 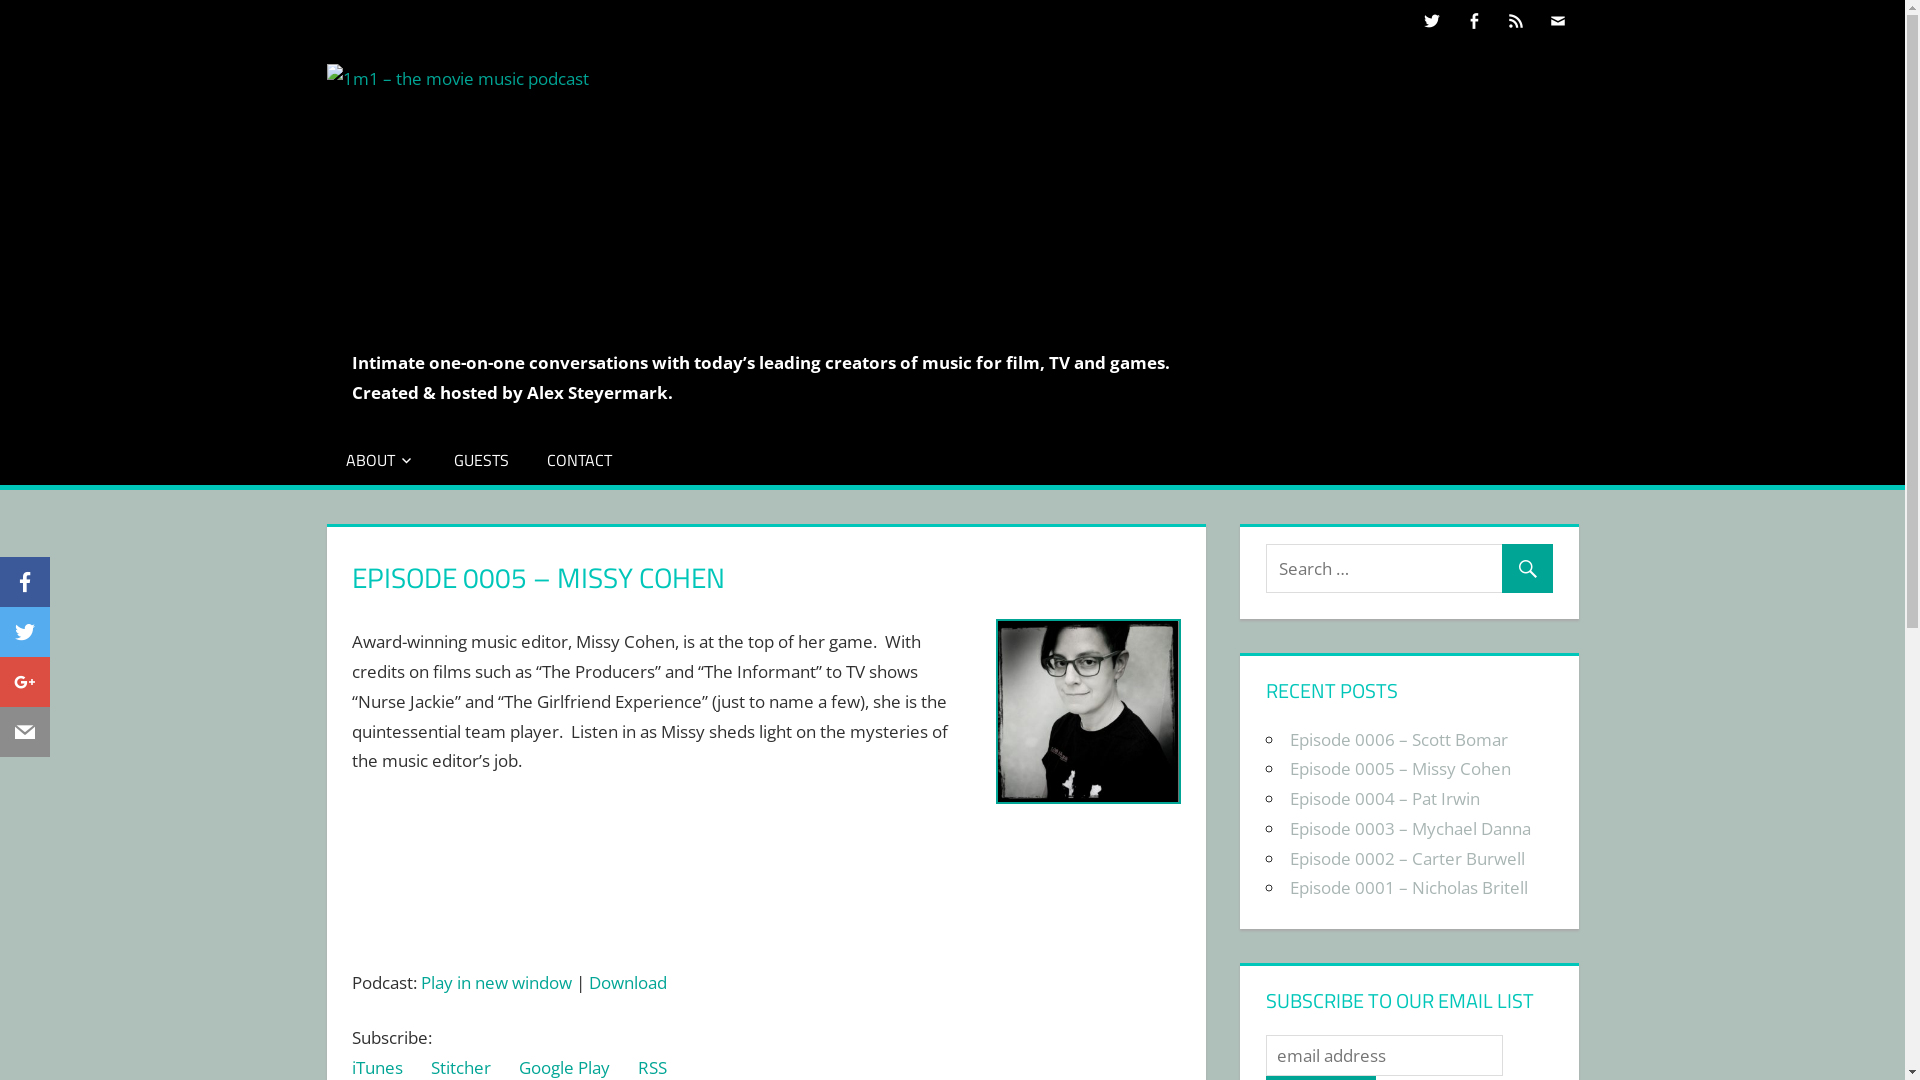 I want to click on 'Email', so click(x=24, y=735).